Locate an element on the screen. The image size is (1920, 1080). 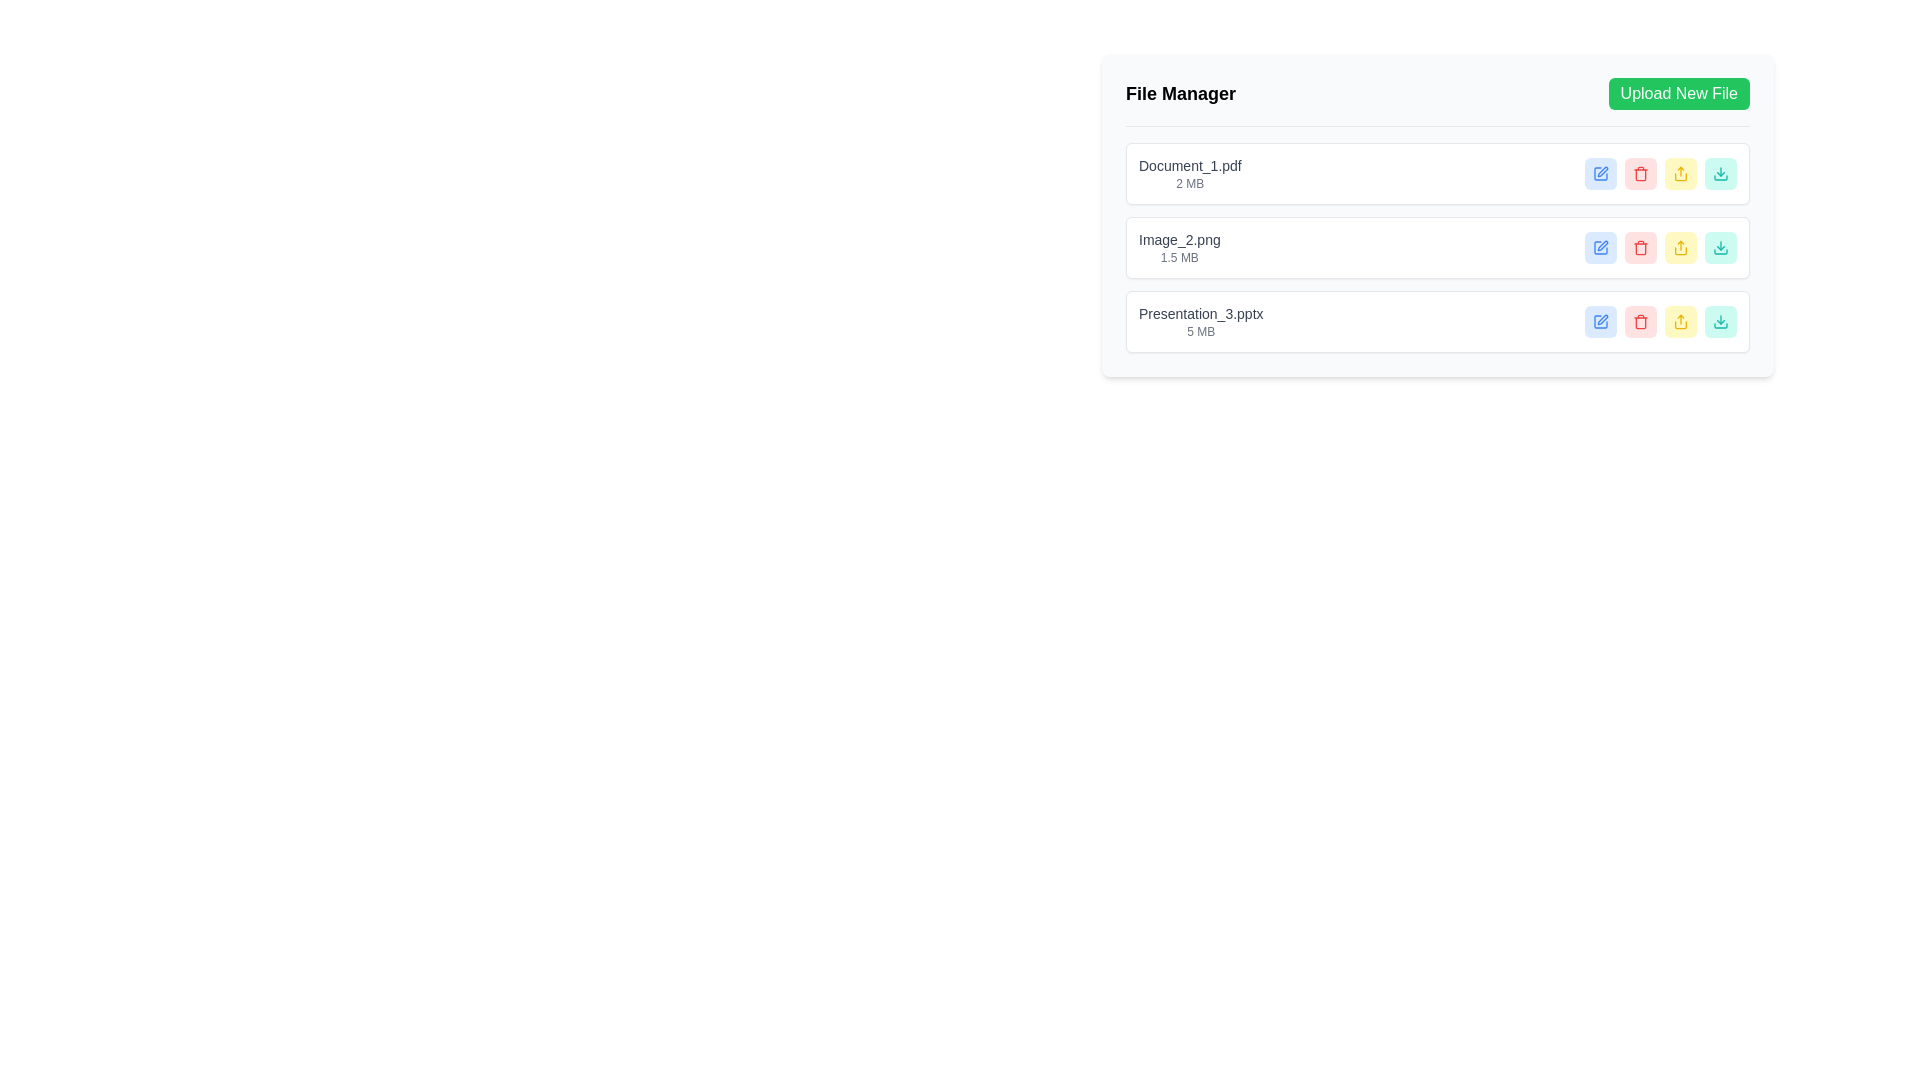
the small yellow button with an upward arrow icon in the top-right corner of the file manager interface to initiate the sharing action for the file 'Document_1.pdf' is located at coordinates (1680, 172).